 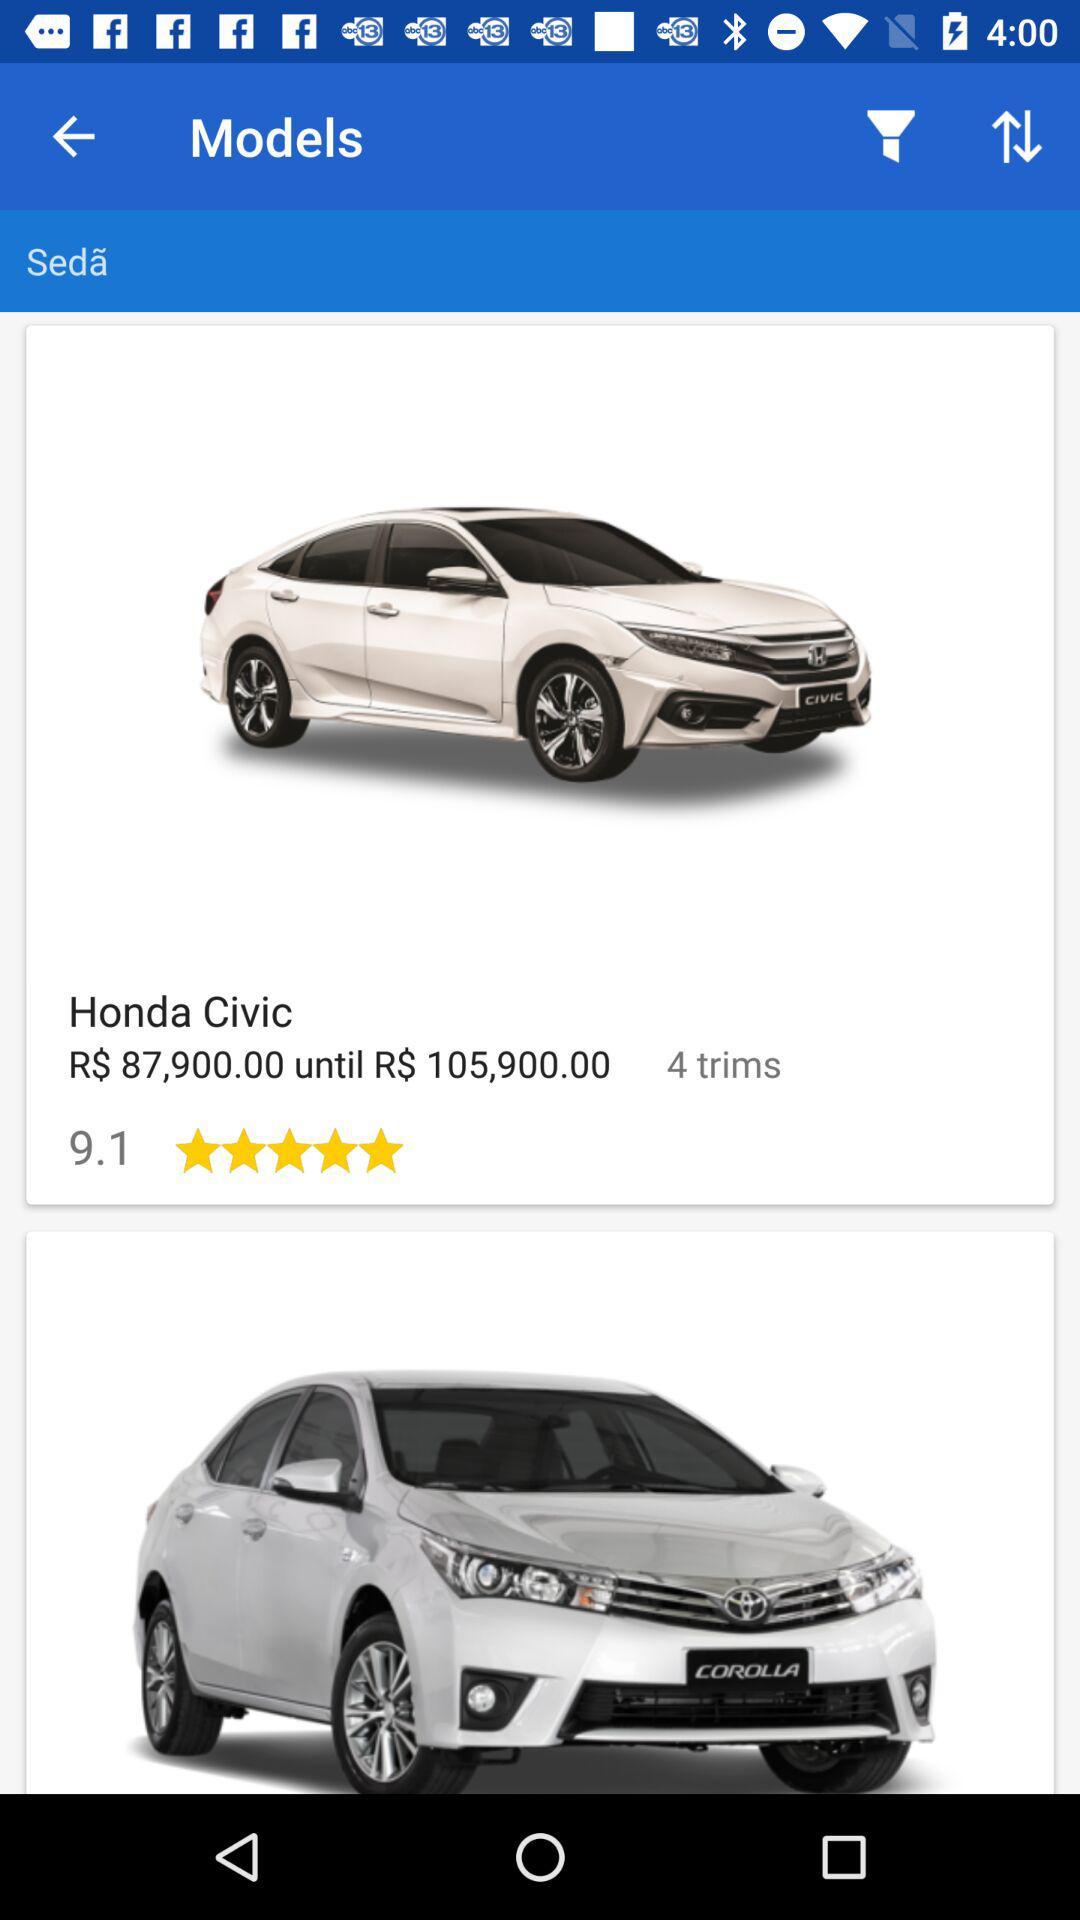 What do you see at coordinates (890, 136) in the screenshot?
I see `the filter option on the top right` at bounding box center [890, 136].